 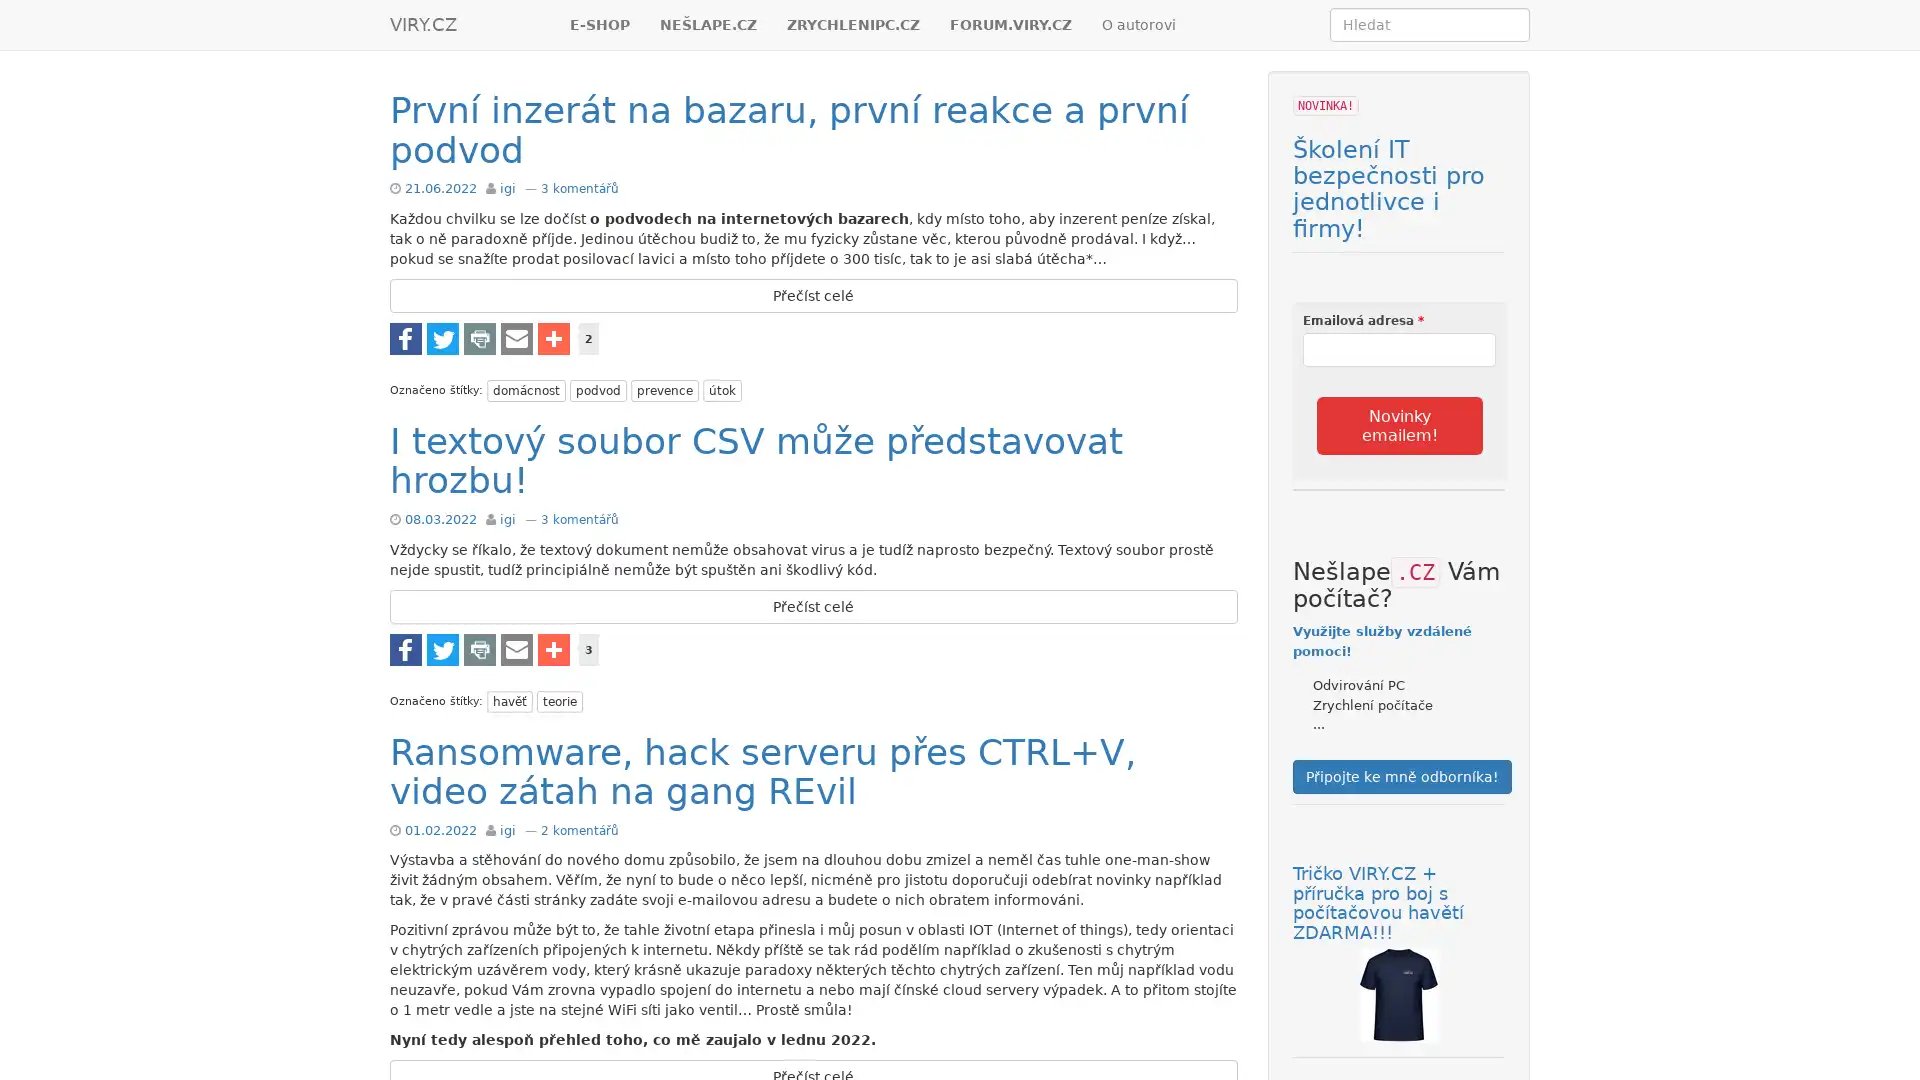 What do you see at coordinates (553, 337) in the screenshot?
I see `Share to Vice...` at bounding box center [553, 337].